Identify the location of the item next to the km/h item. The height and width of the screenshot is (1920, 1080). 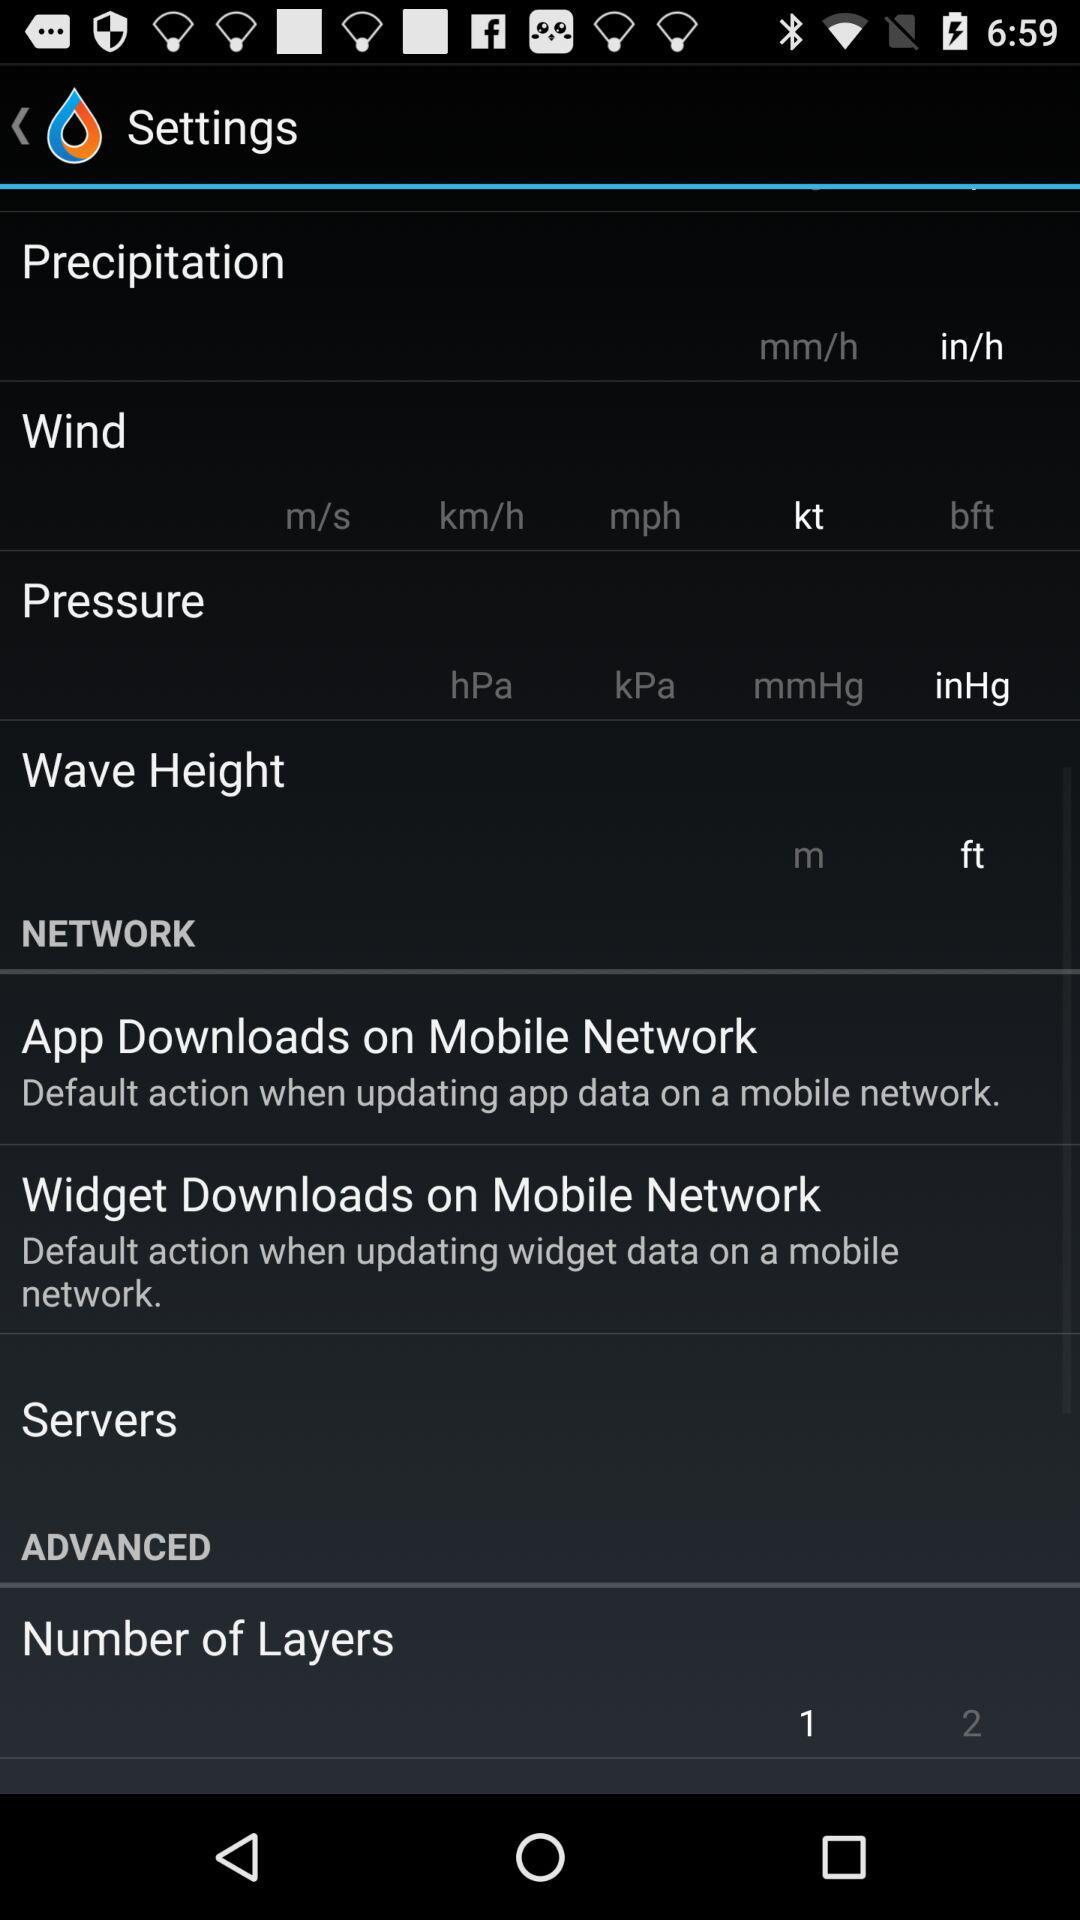
(316, 514).